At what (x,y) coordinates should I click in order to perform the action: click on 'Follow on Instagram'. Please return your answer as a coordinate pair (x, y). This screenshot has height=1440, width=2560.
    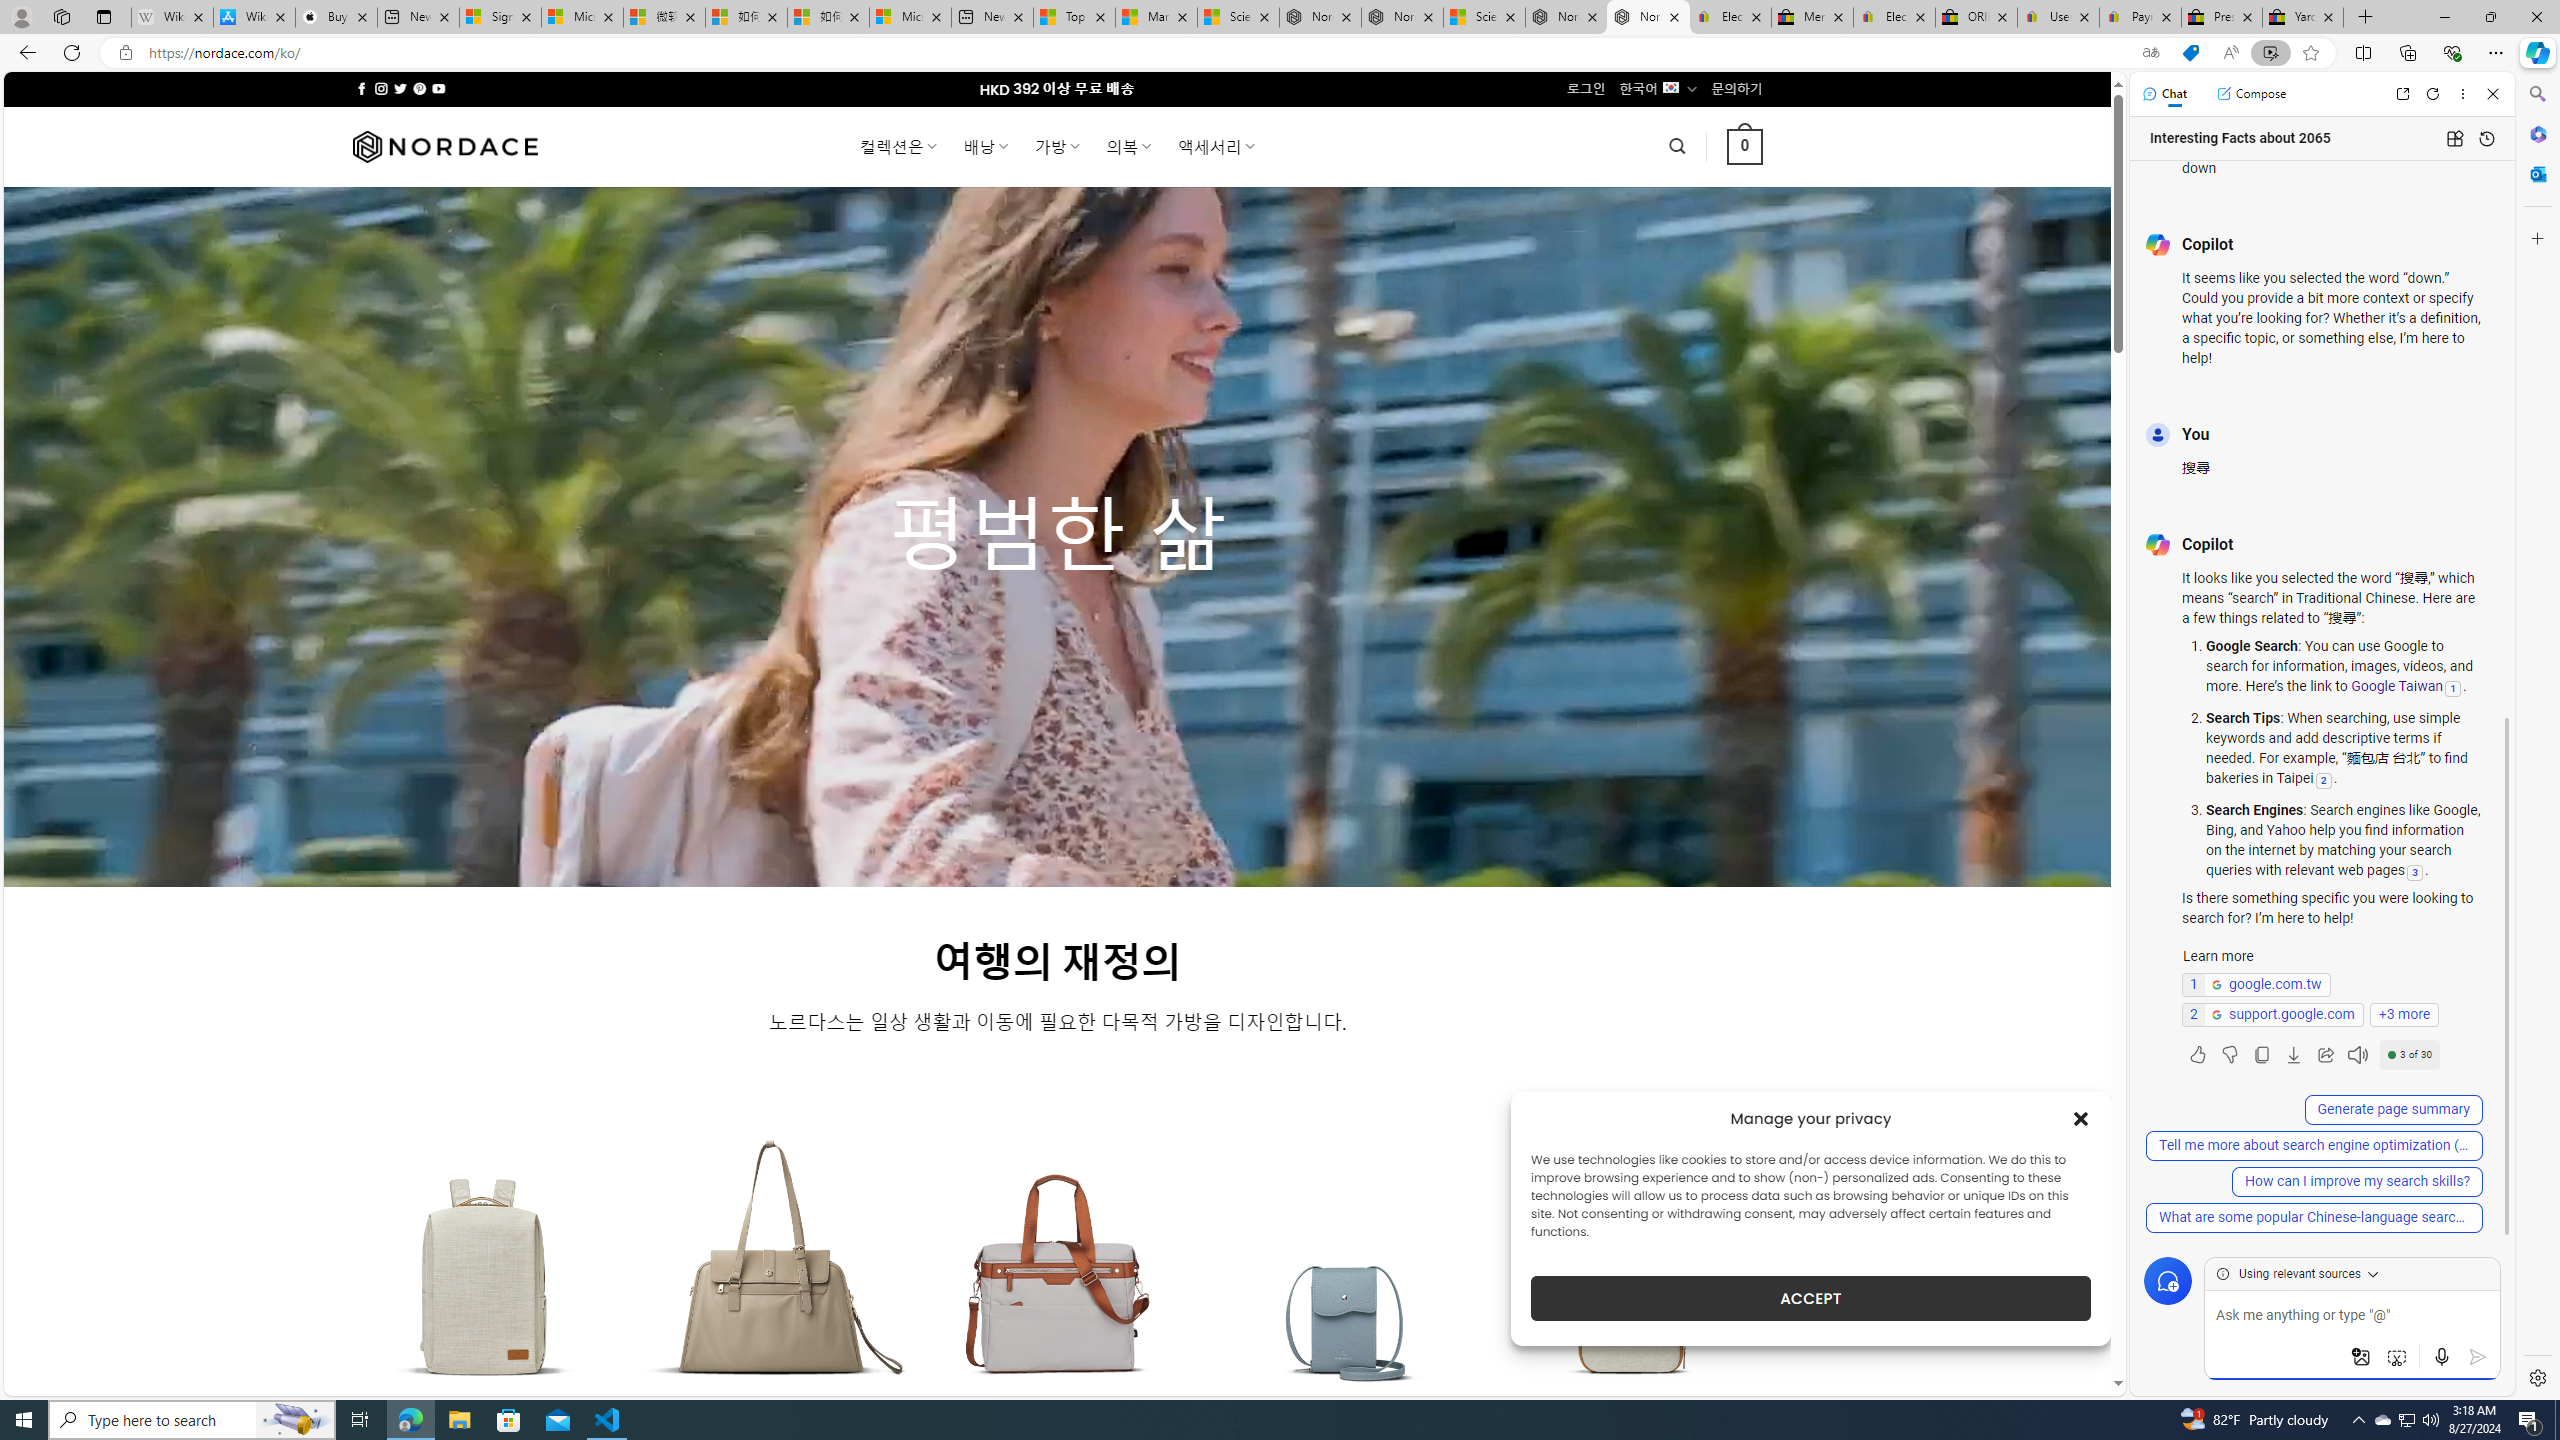
    Looking at the image, I should click on (380, 88).